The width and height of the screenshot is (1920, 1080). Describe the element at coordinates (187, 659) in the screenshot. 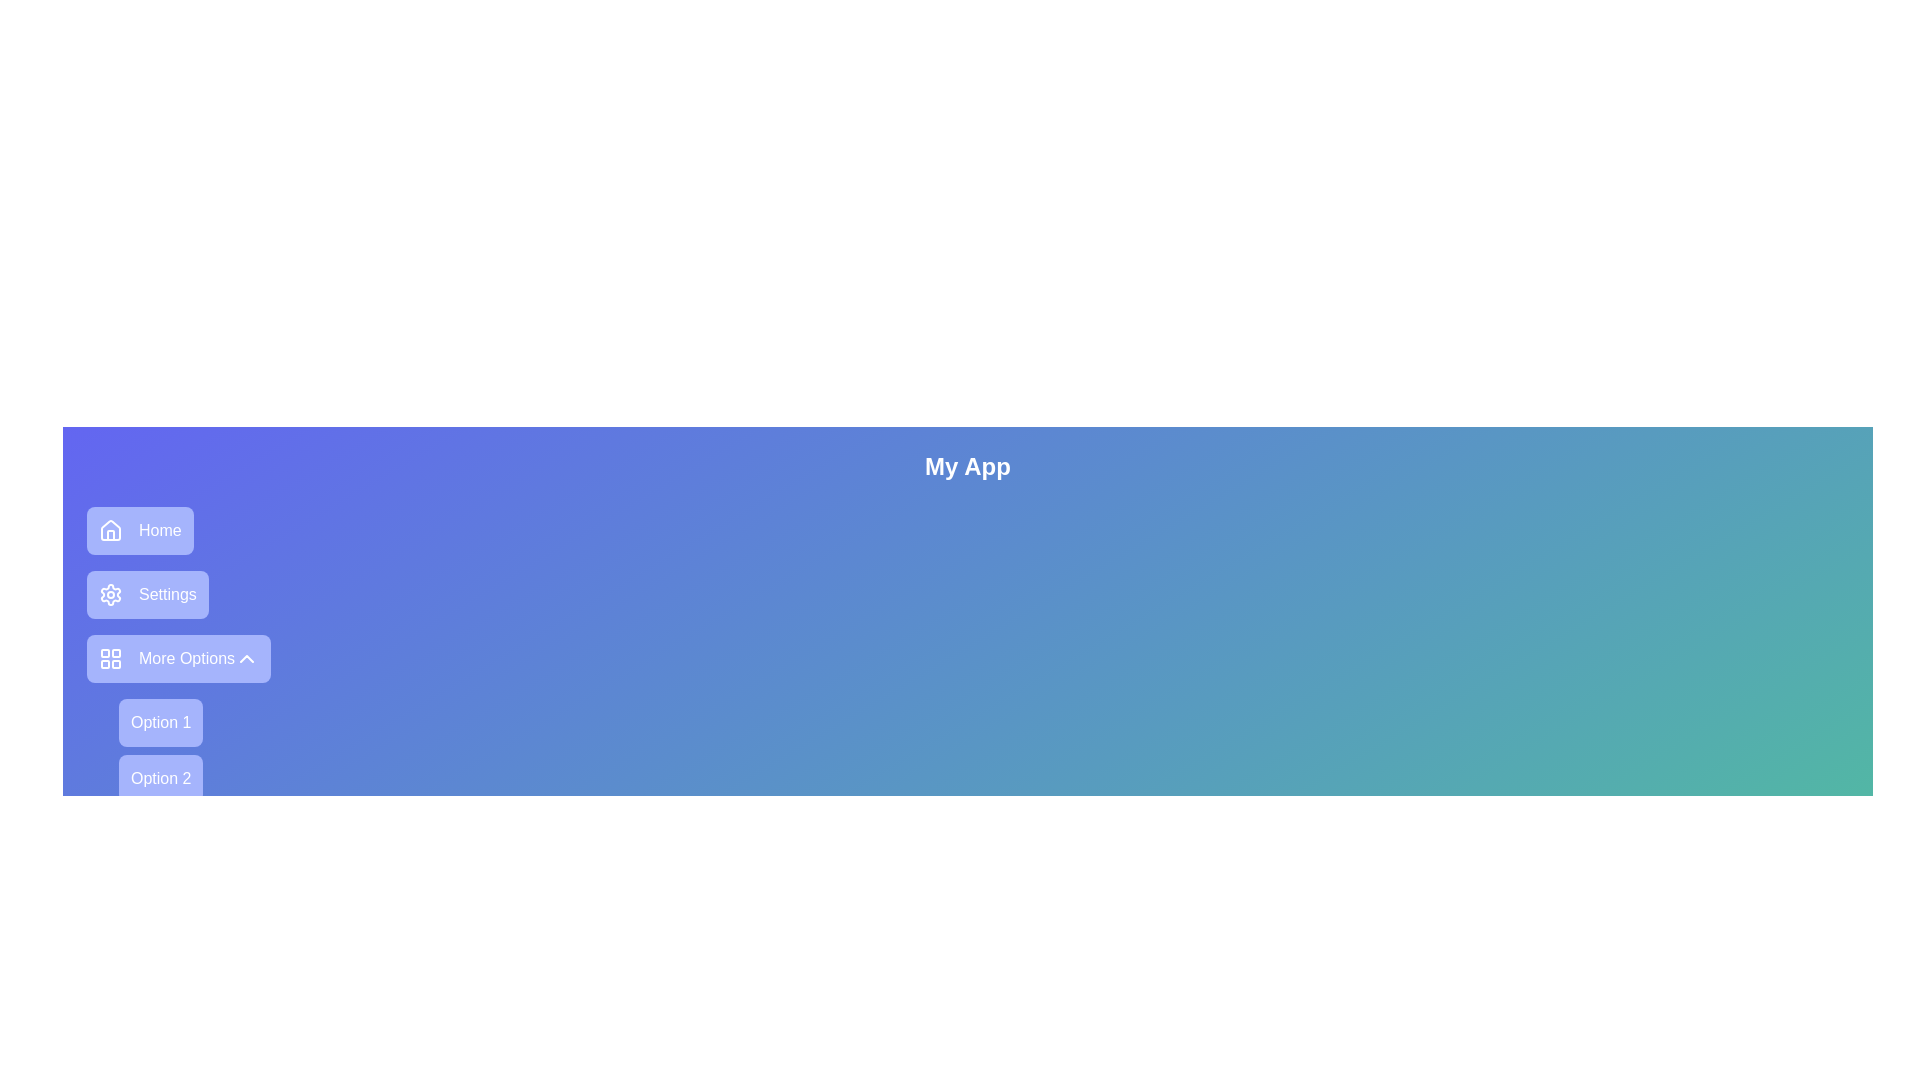

I see `the 'More Options' button, which is a rectangular button with white text on a soft blue background` at that location.